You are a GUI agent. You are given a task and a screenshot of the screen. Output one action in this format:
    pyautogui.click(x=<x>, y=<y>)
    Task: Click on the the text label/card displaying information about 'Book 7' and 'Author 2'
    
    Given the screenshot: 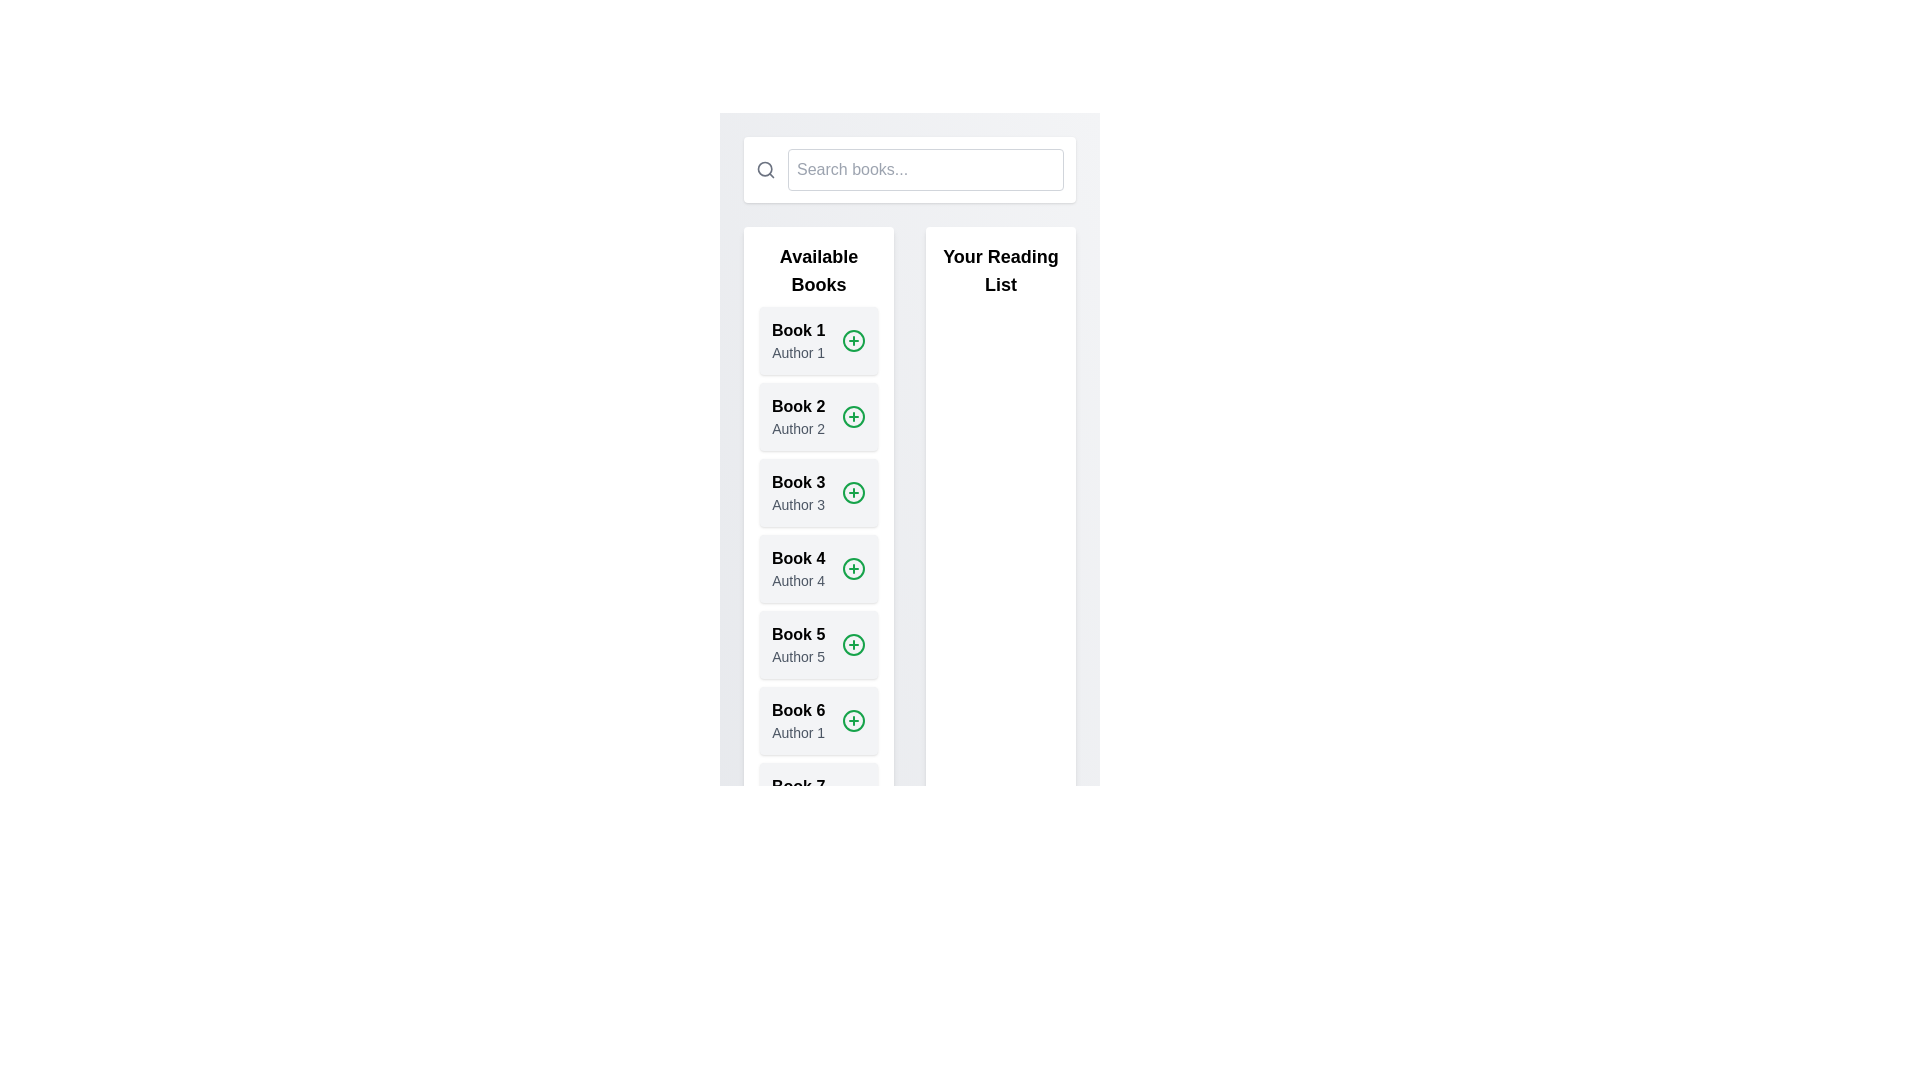 What is the action you would take?
    pyautogui.click(x=797, y=796)
    